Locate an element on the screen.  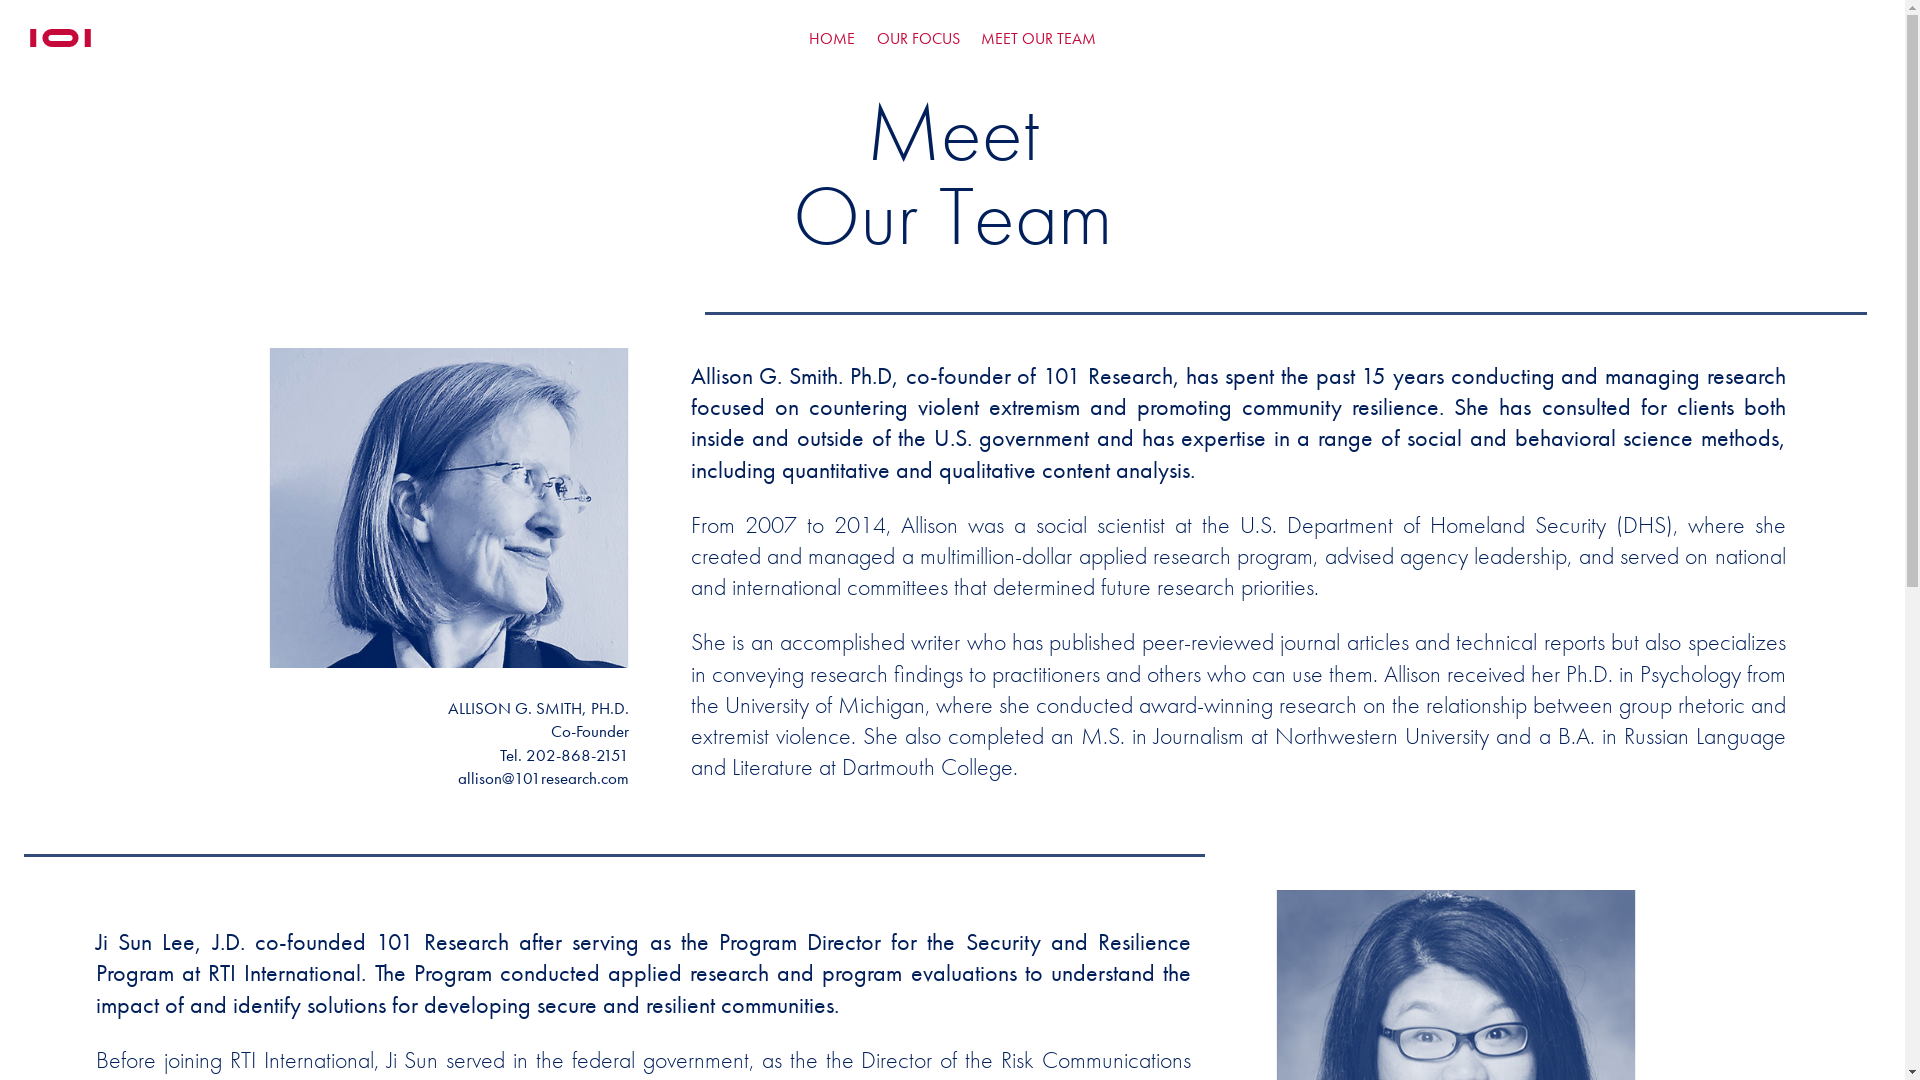
'MEET OUR TEAM' is located at coordinates (1038, 38).